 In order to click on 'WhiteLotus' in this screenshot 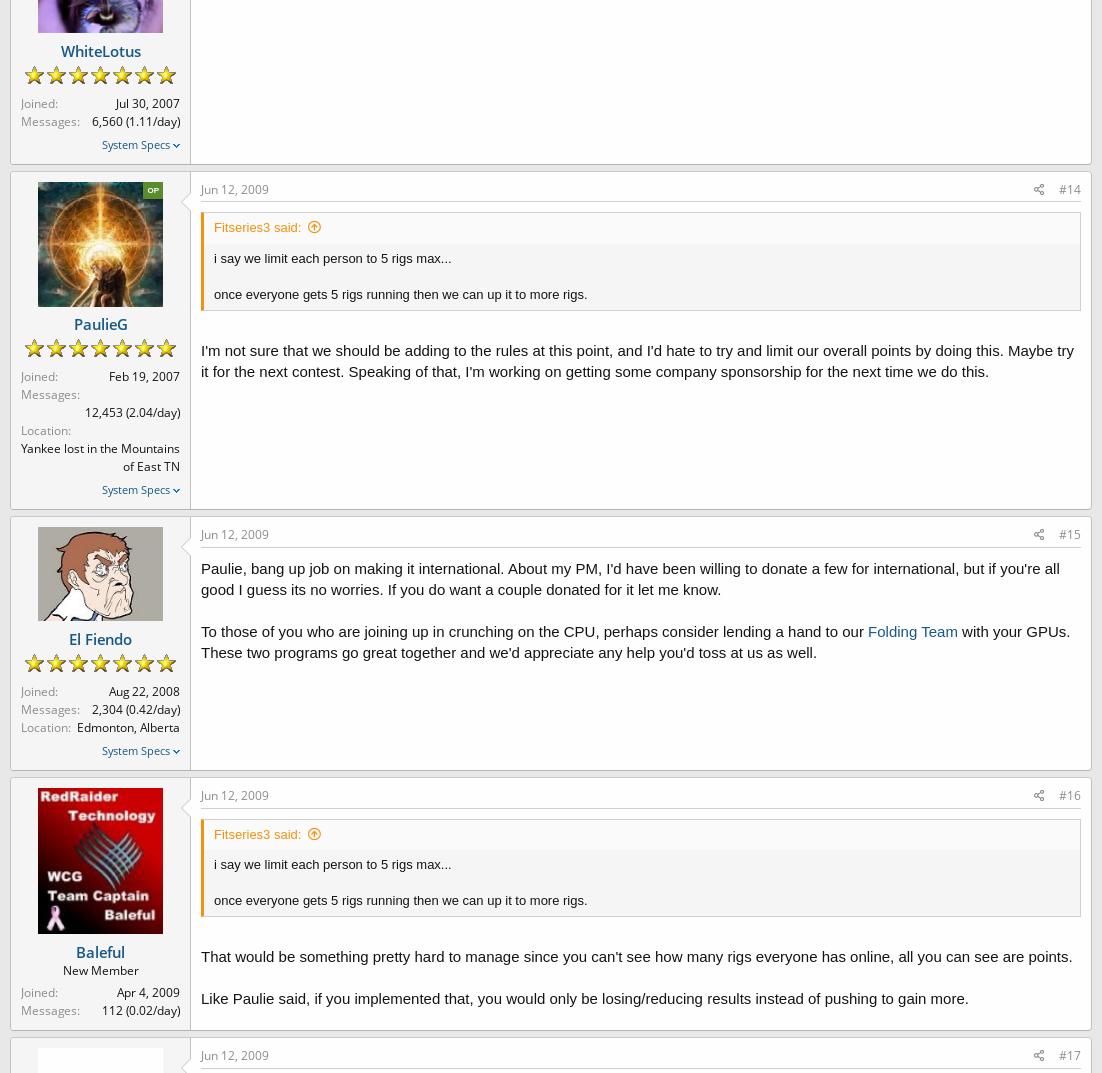, I will do `click(99, 49)`.